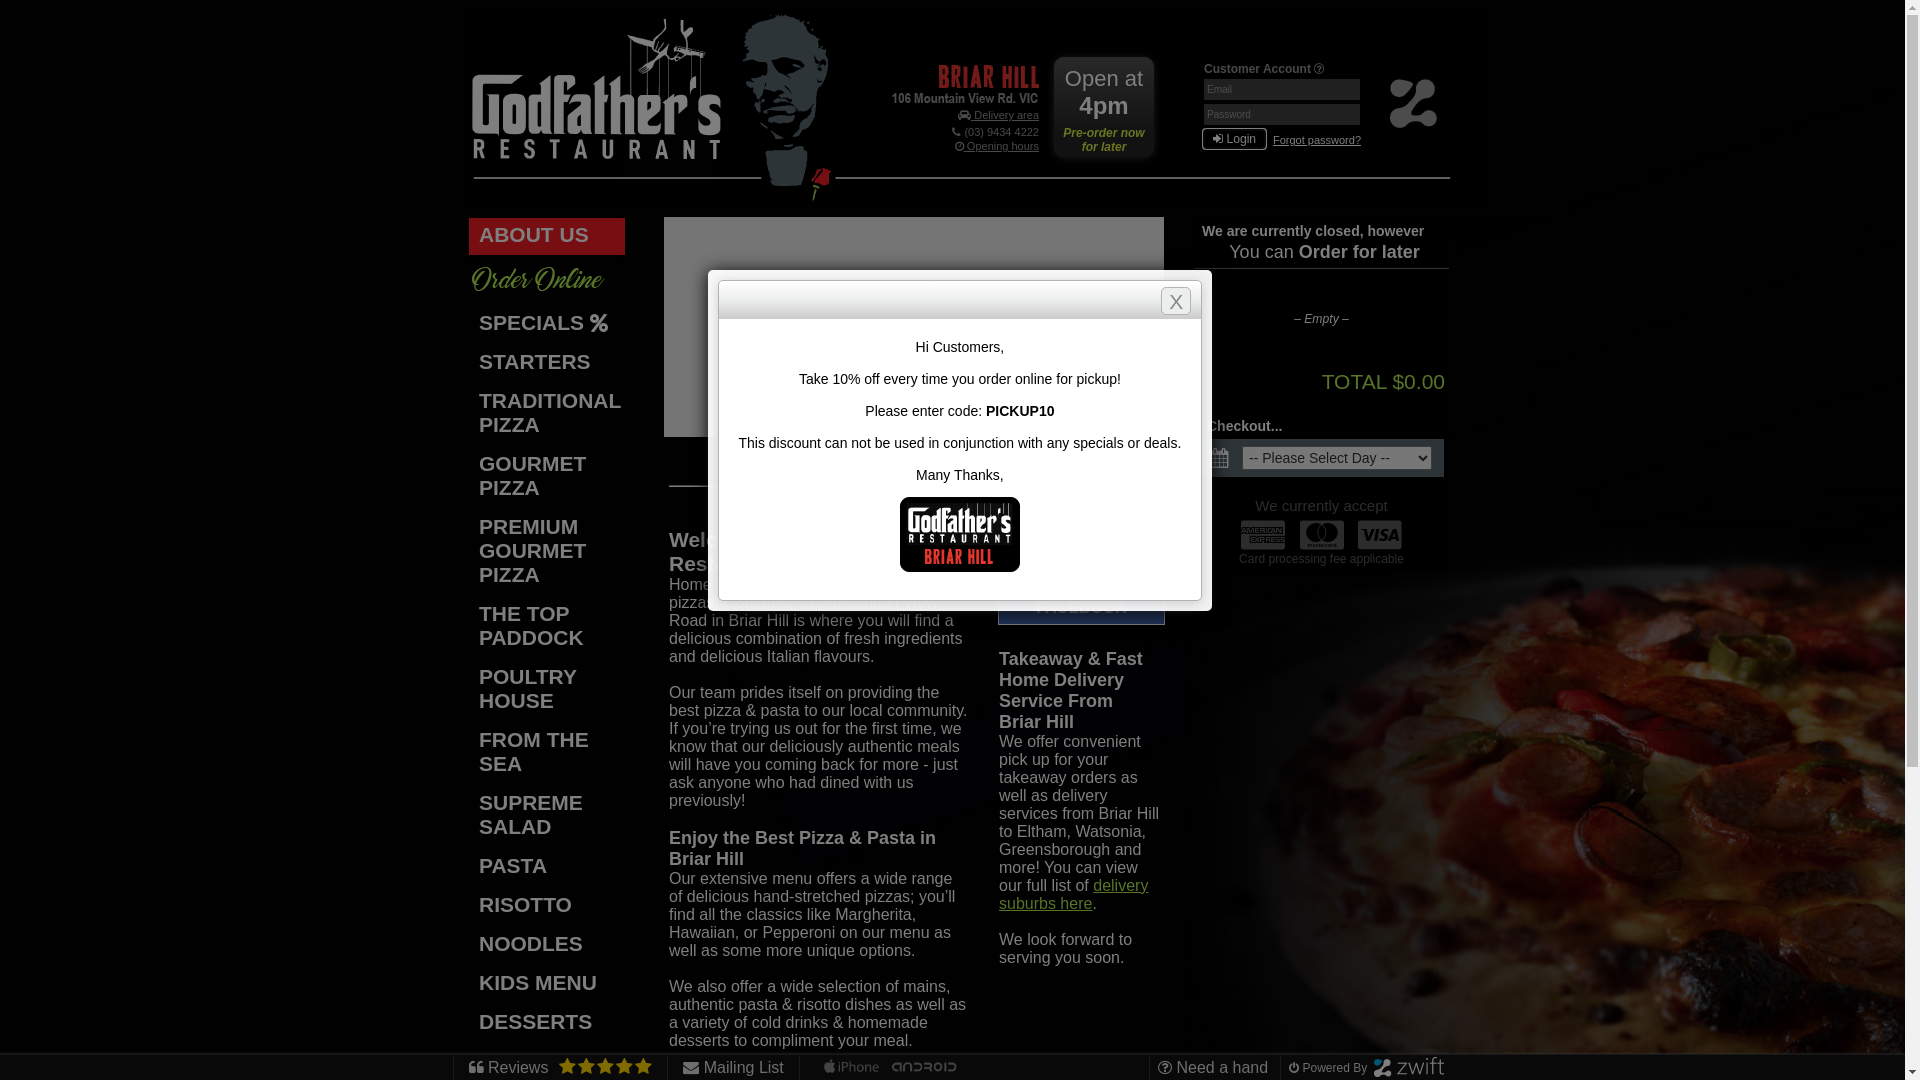 The width and height of the screenshot is (1920, 1080). I want to click on 'STARTERS', so click(468, 363).